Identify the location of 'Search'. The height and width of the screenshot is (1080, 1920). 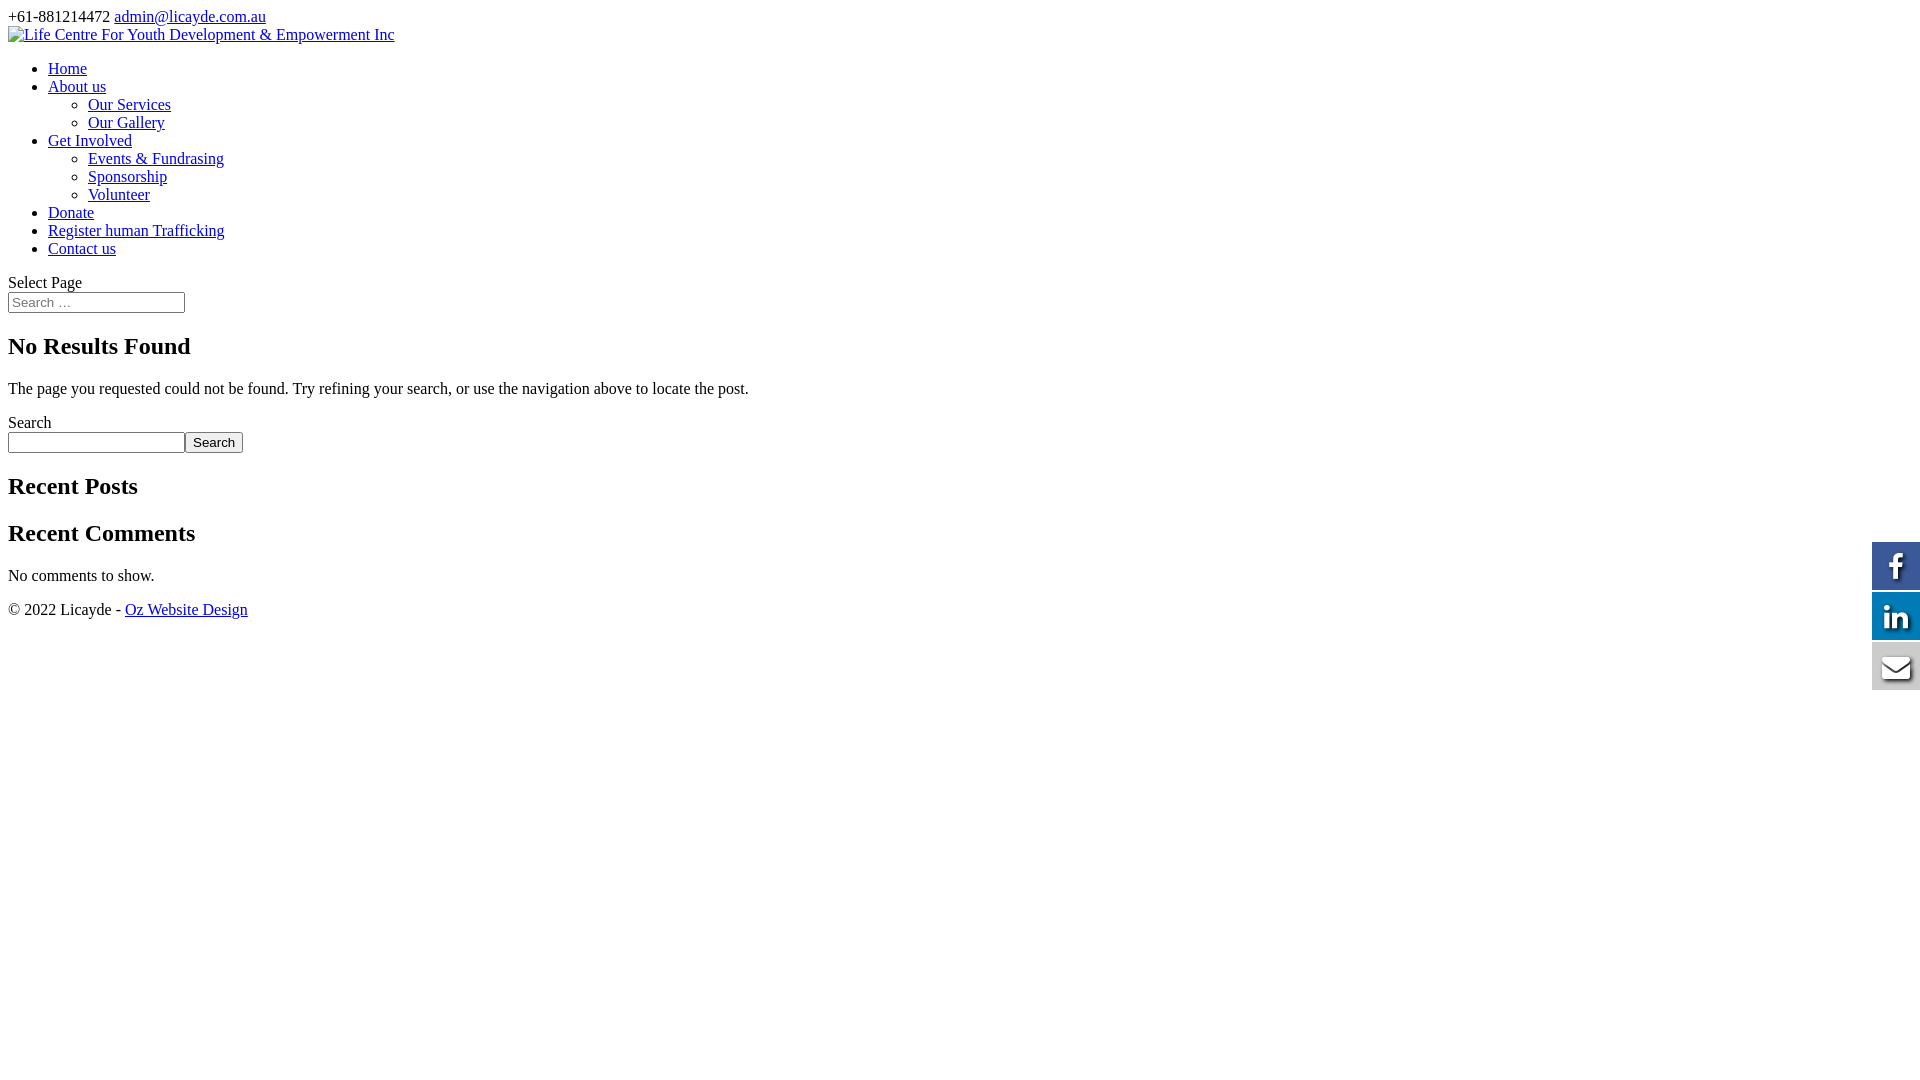
(214, 441).